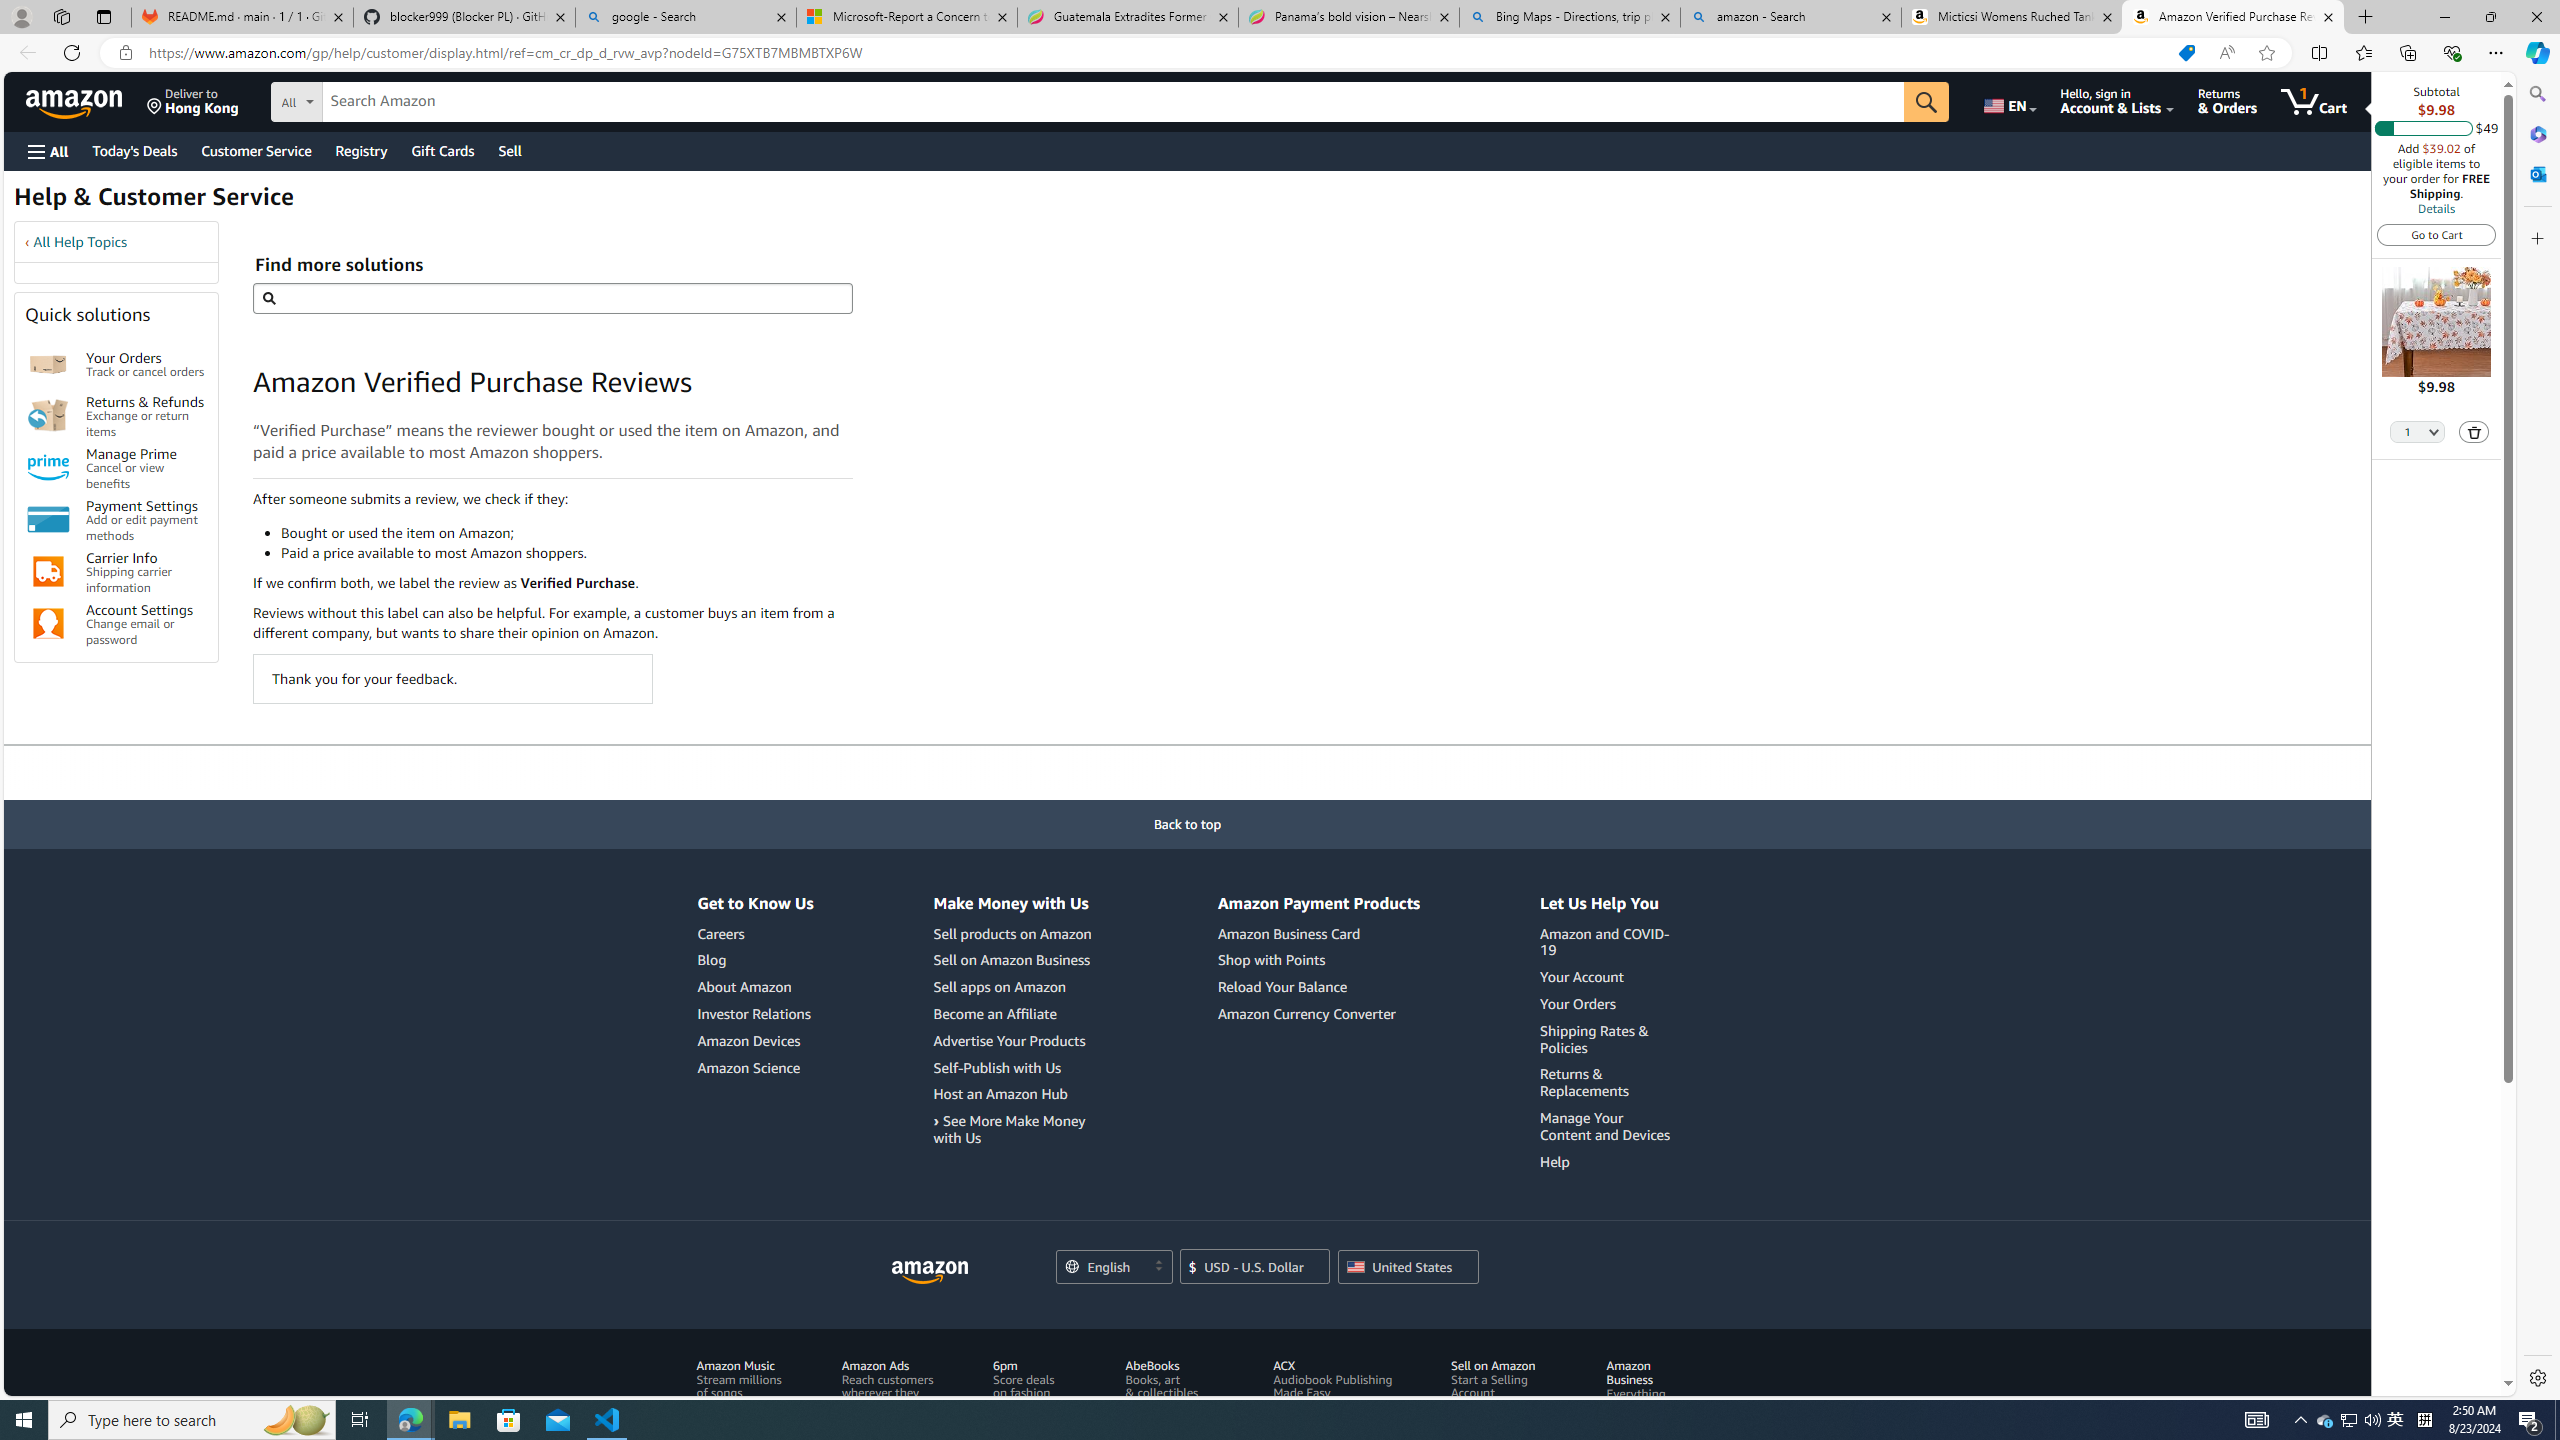  What do you see at coordinates (1607, 1161) in the screenshot?
I see `'Help'` at bounding box center [1607, 1161].